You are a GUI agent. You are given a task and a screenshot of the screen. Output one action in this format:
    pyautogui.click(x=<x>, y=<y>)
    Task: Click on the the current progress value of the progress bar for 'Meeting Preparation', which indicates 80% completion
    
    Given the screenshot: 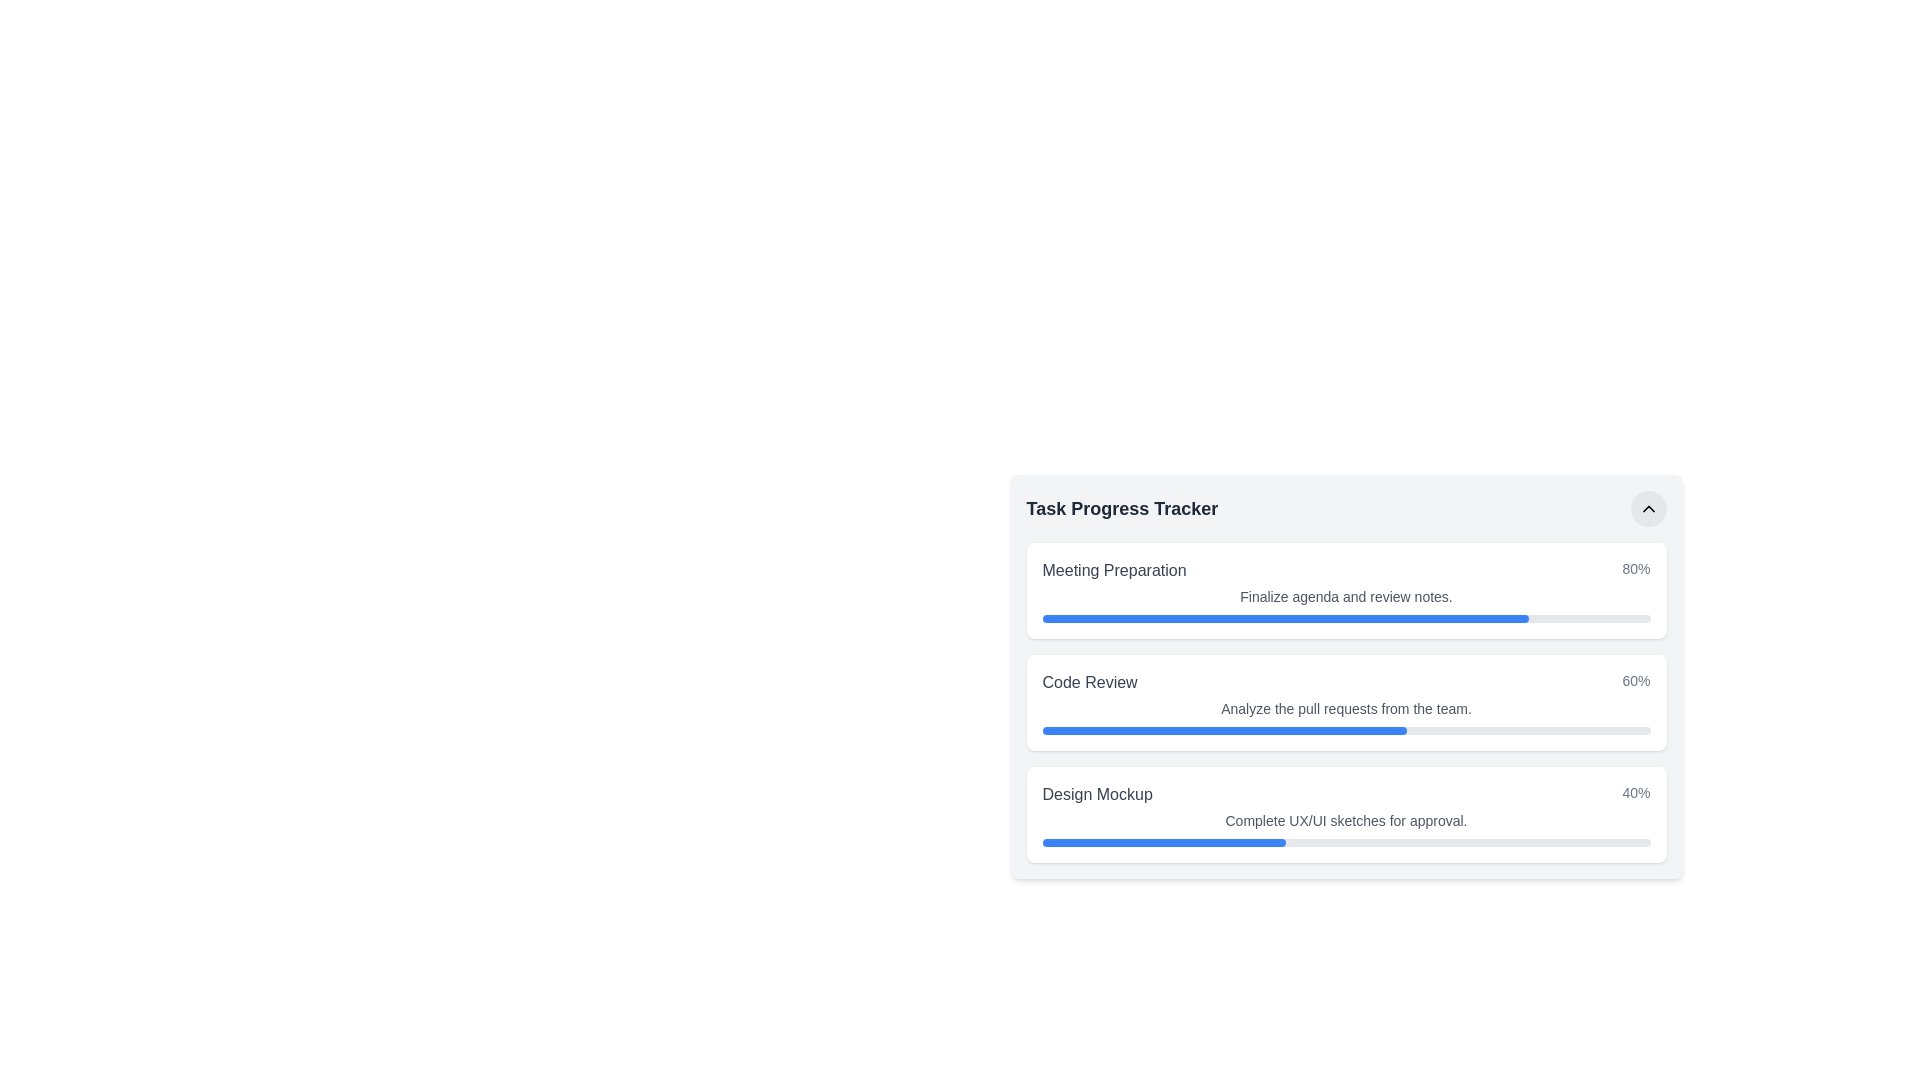 What is the action you would take?
    pyautogui.click(x=1285, y=617)
    